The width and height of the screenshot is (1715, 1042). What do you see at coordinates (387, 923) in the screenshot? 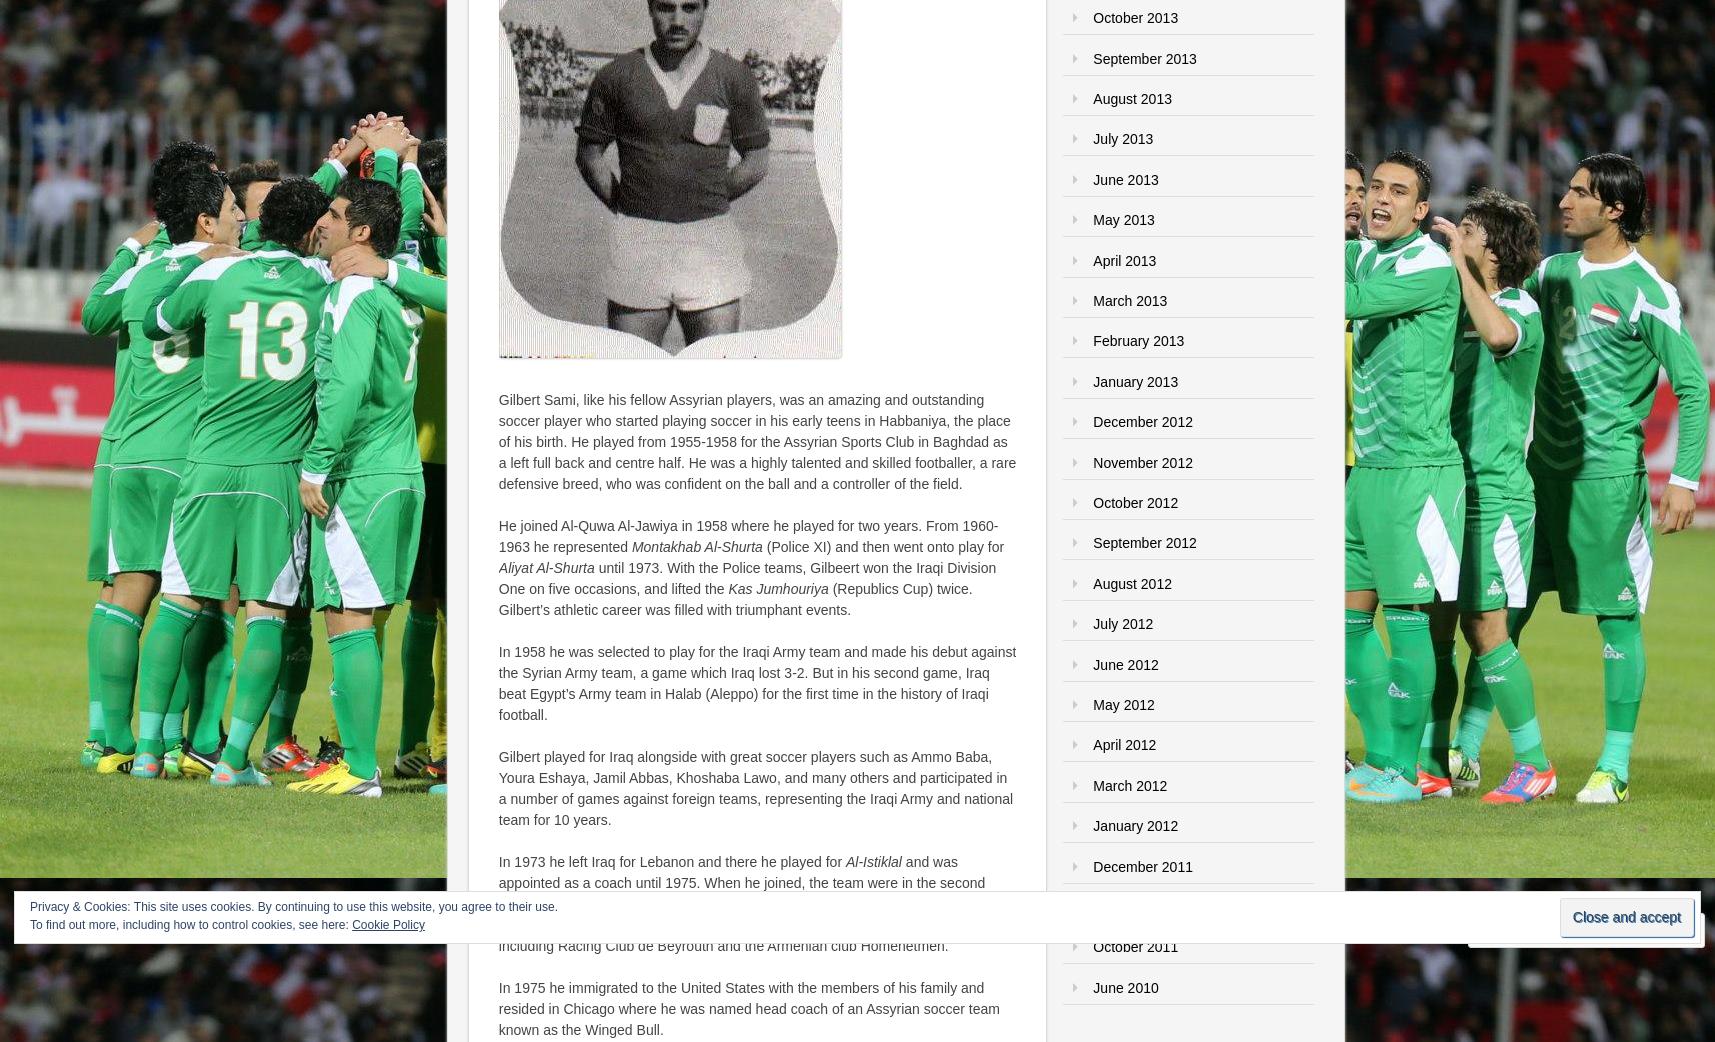
I see `'Cookie Policy'` at bounding box center [387, 923].